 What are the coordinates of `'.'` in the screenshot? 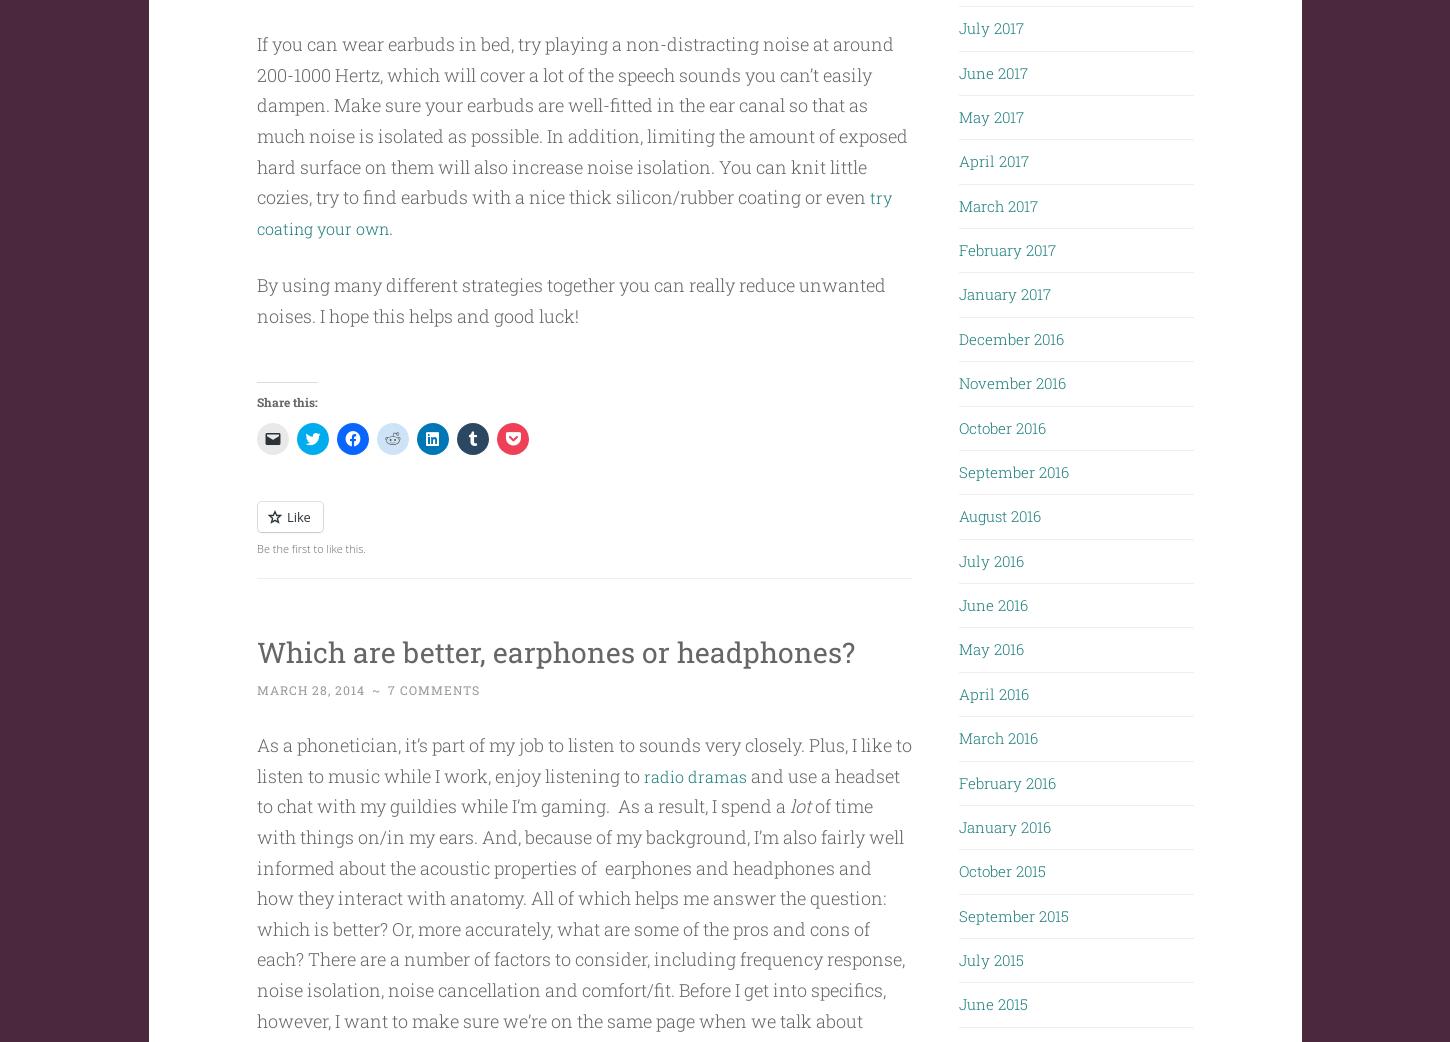 It's located at (401, 226).